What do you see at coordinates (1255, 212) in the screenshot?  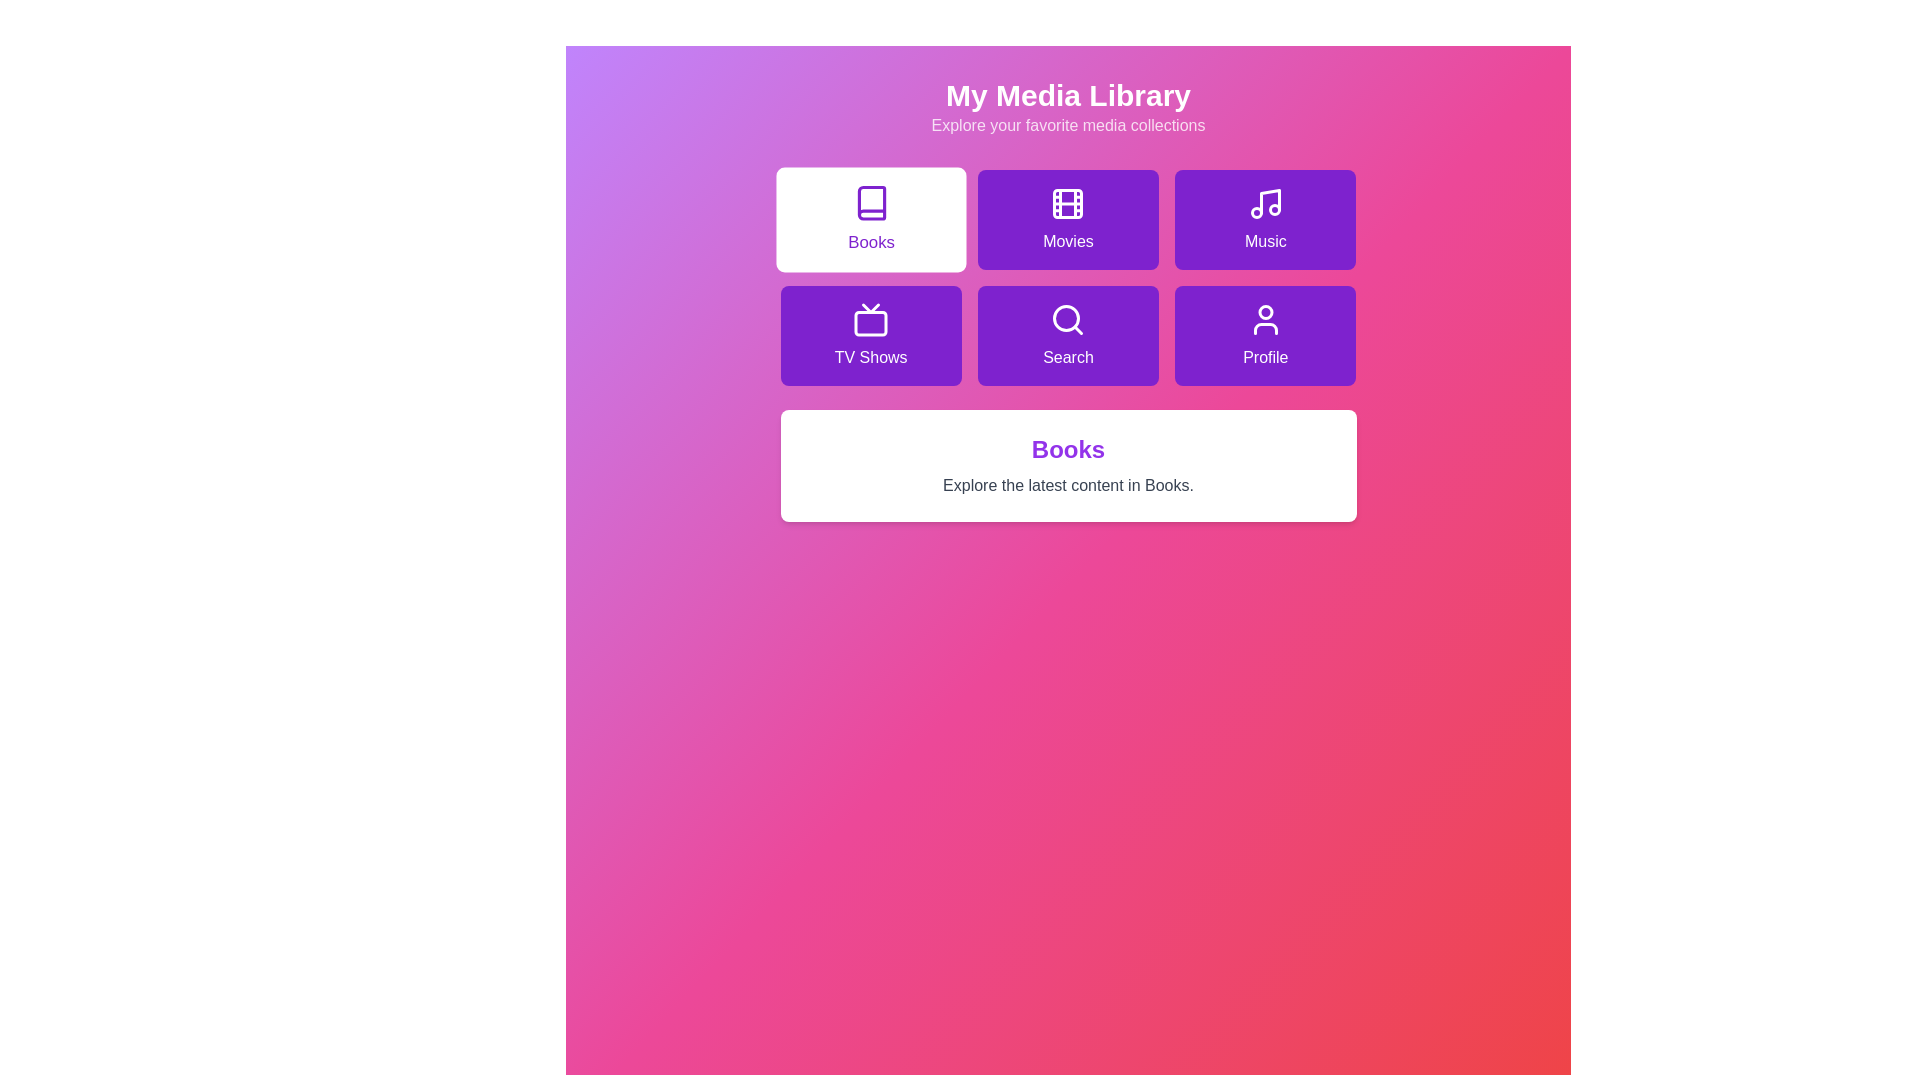 I see `the SVG Circle element that is part of the 'Music' icon, located in the top row of interactive icons, positioned slightly left and below the central main graphic element` at bounding box center [1255, 212].